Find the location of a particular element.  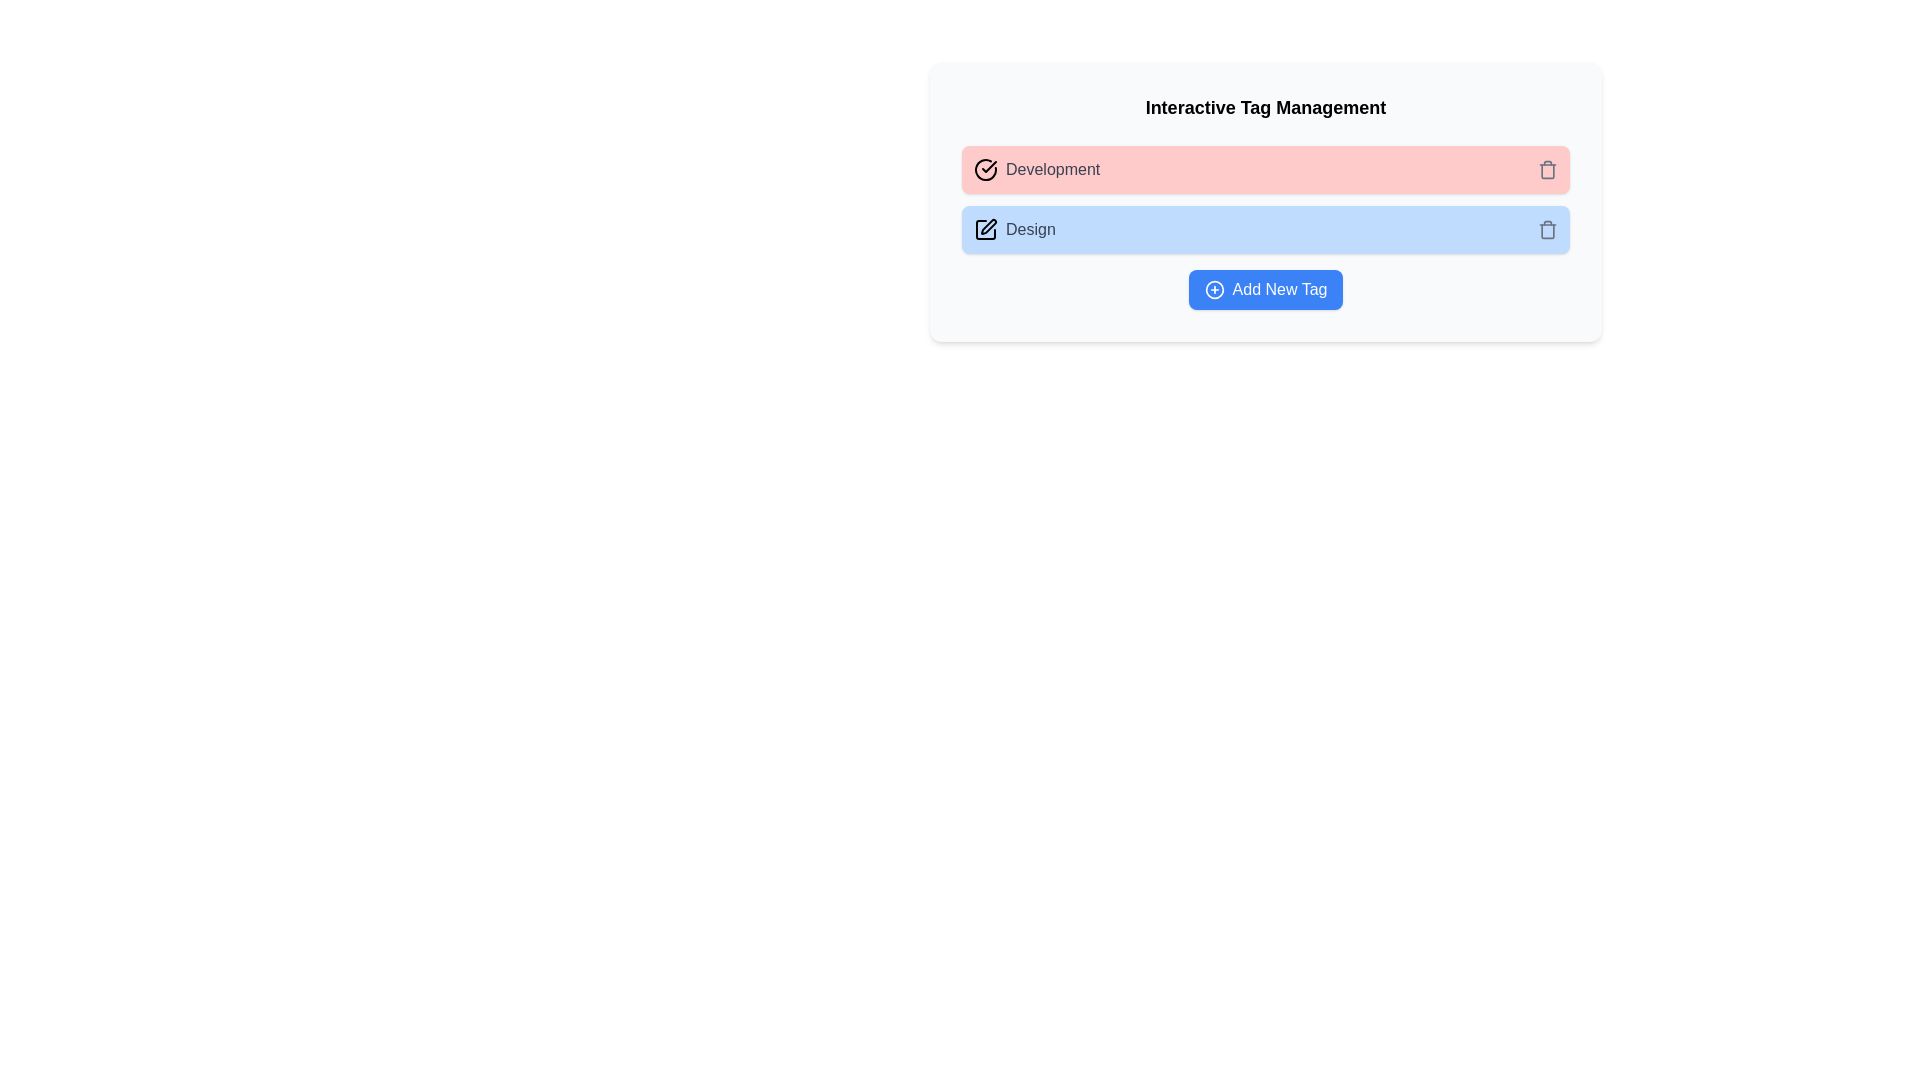

the 'Design' text label, which is styled in medium-weight gray font and located in the second item of the 'Interactive Tag Management' section, to the right of a pen icon is located at coordinates (1030, 229).